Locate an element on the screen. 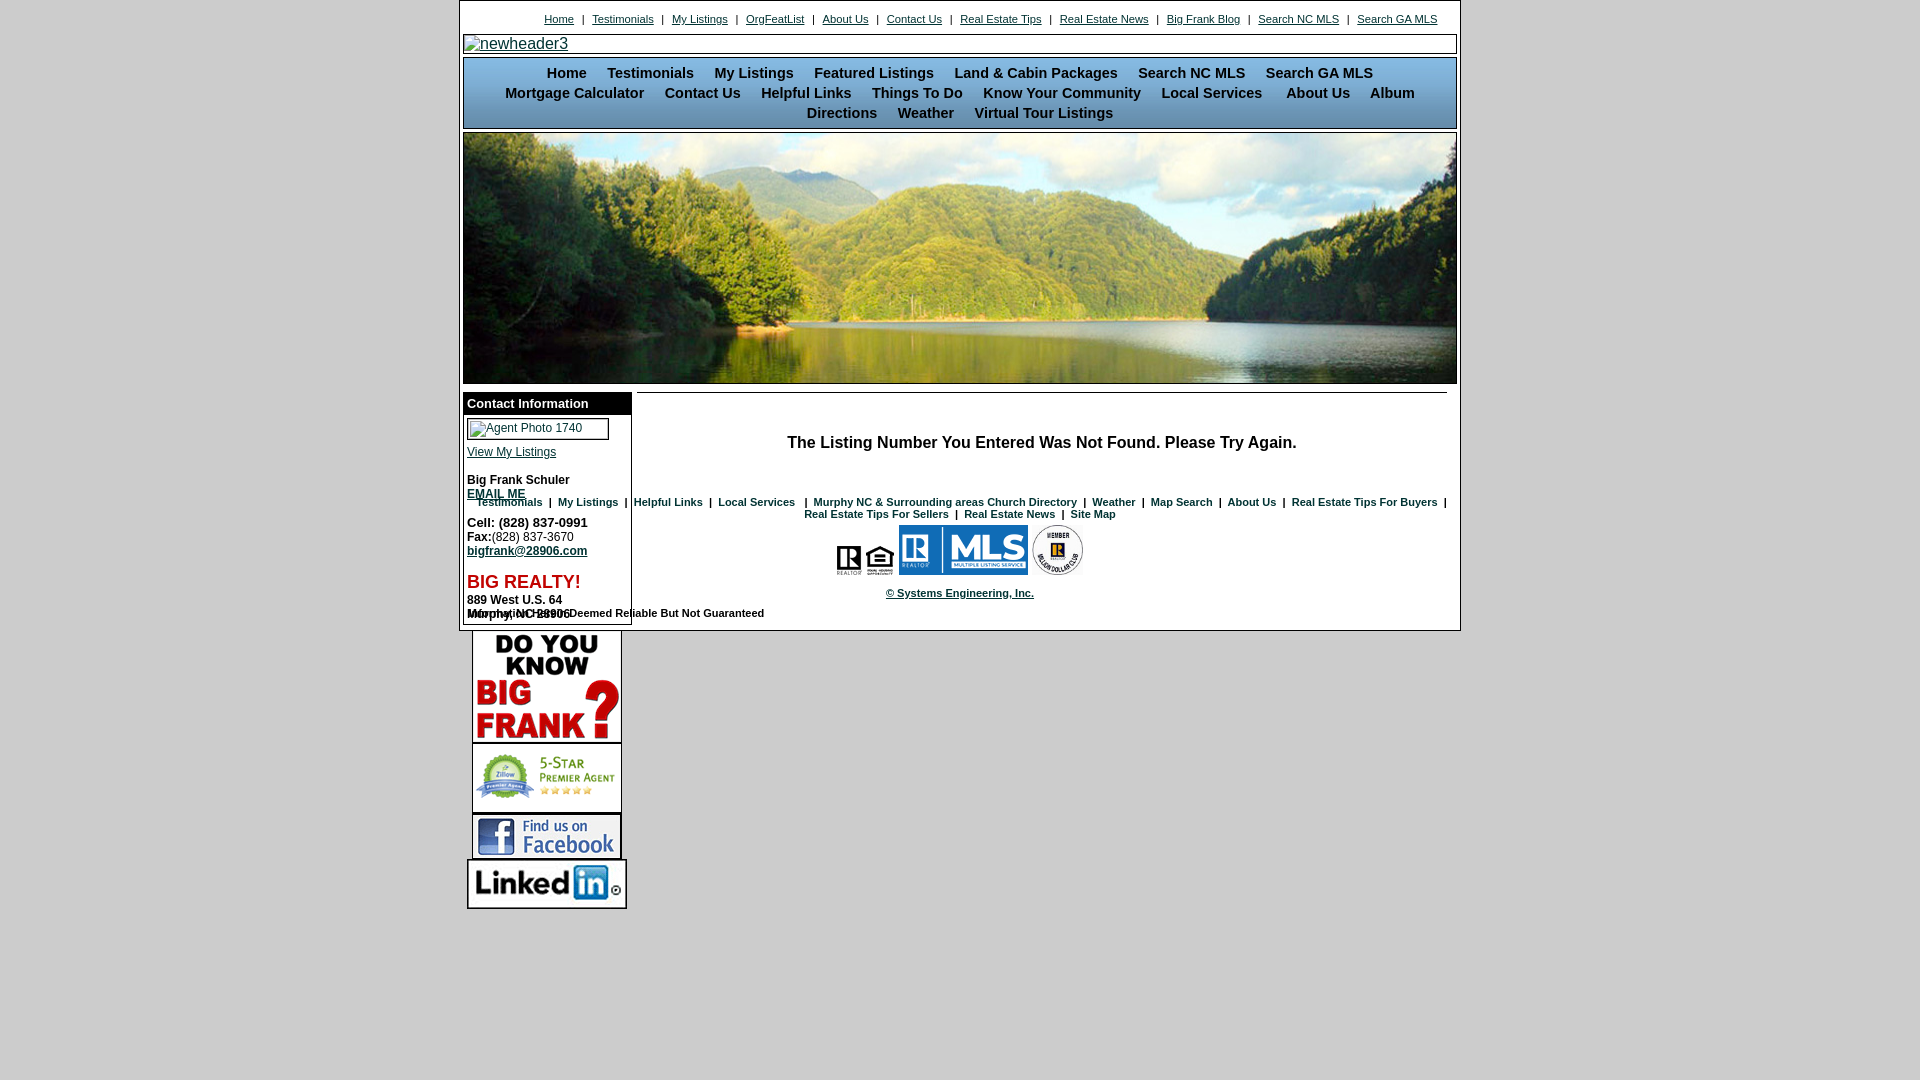 The image size is (1920, 1080). 'Local Services' is located at coordinates (1212, 92).